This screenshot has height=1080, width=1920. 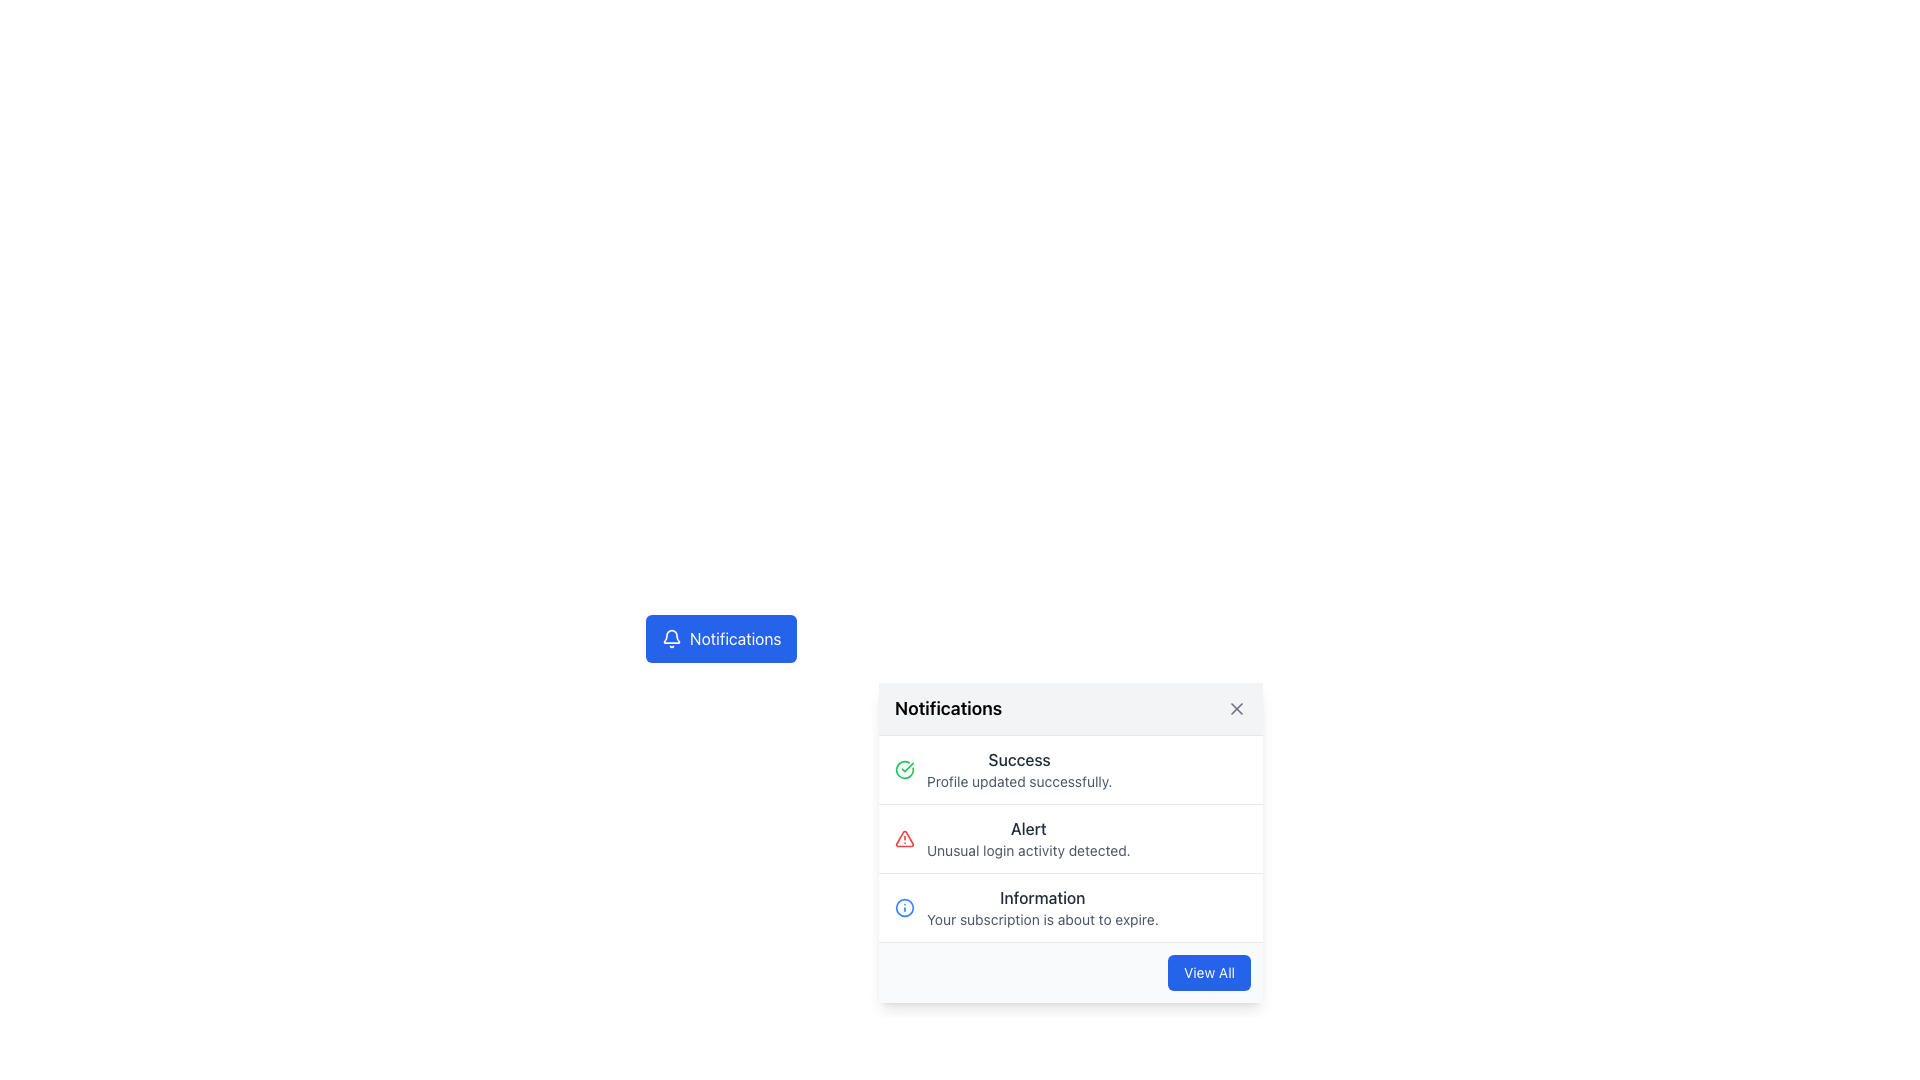 What do you see at coordinates (1069, 843) in the screenshot?
I see `notification text from the second item in the notification dropdown list which states 'Unusual login activity detected.'` at bounding box center [1069, 843].